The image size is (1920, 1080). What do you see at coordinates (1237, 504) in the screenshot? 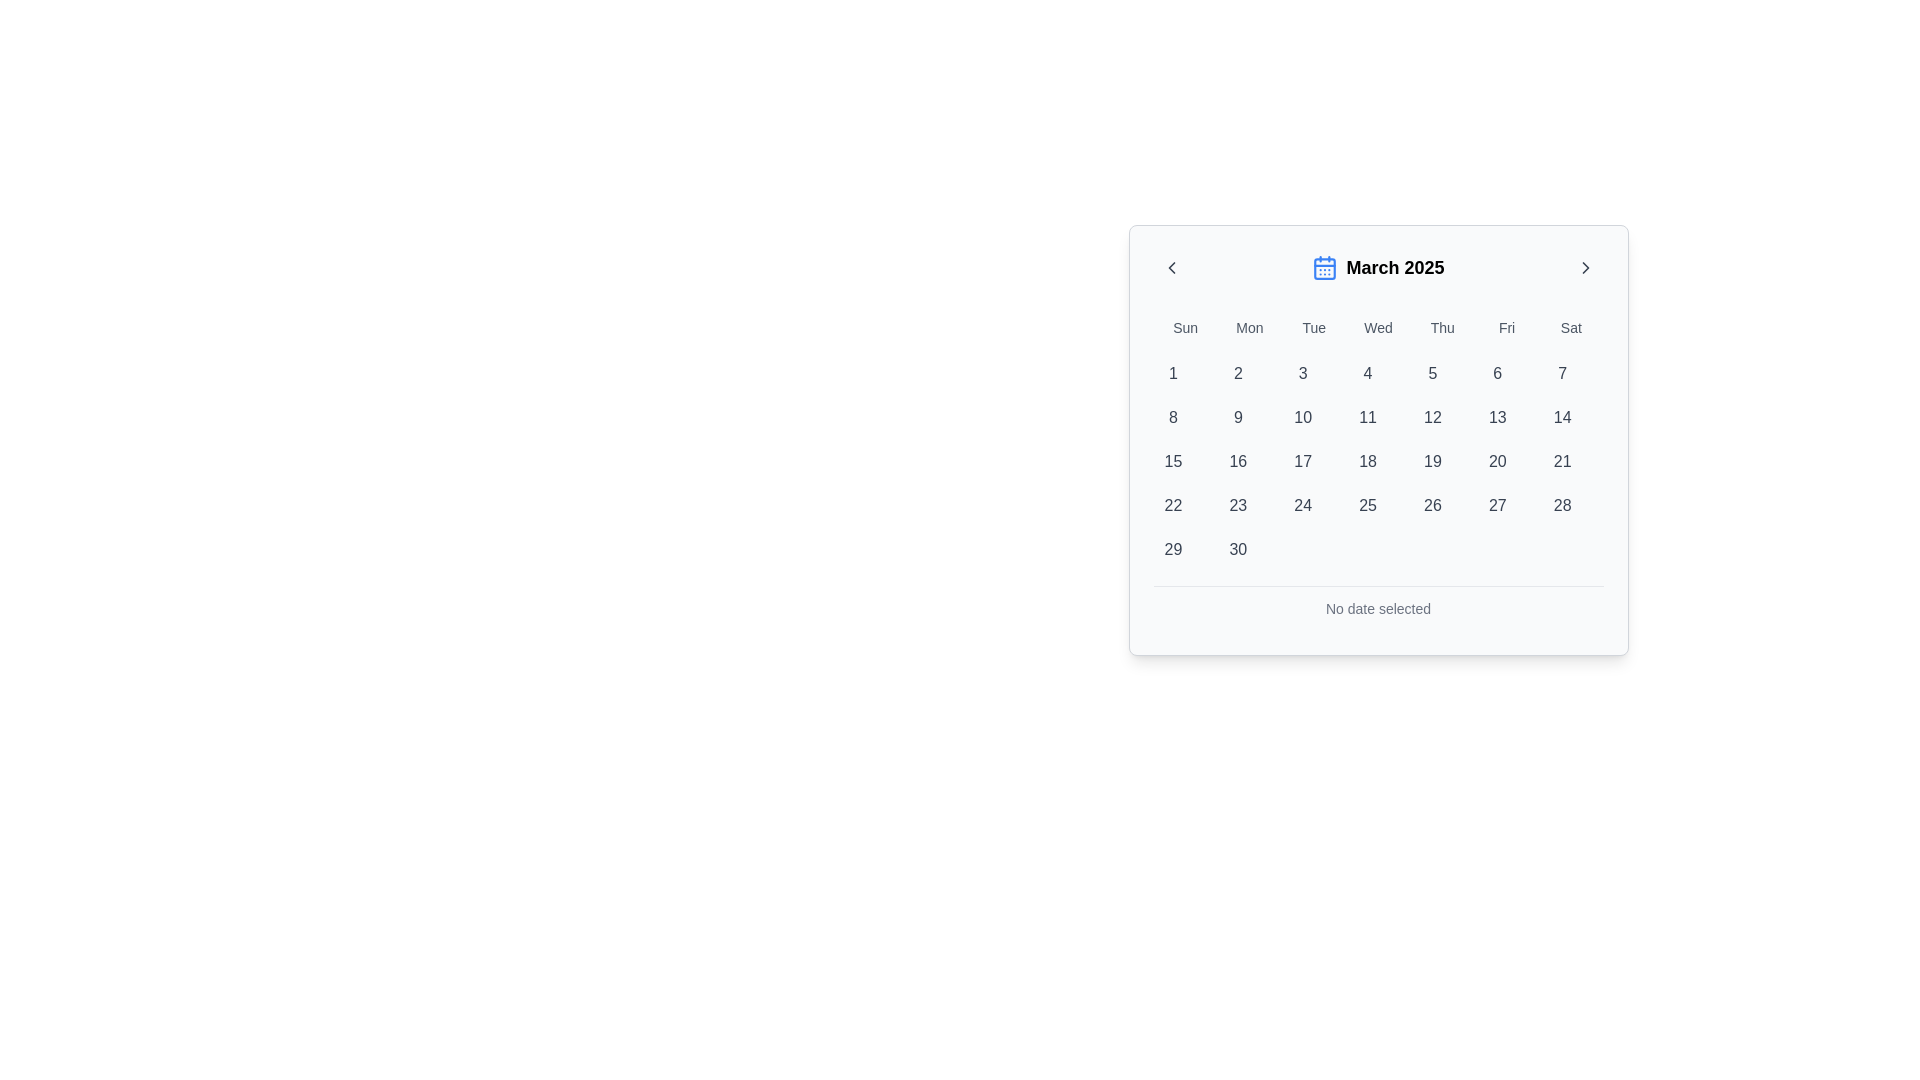
I see `the selectable day button for '23rd March 2025' in the calendar interface` at bounding box center [1237, 504].